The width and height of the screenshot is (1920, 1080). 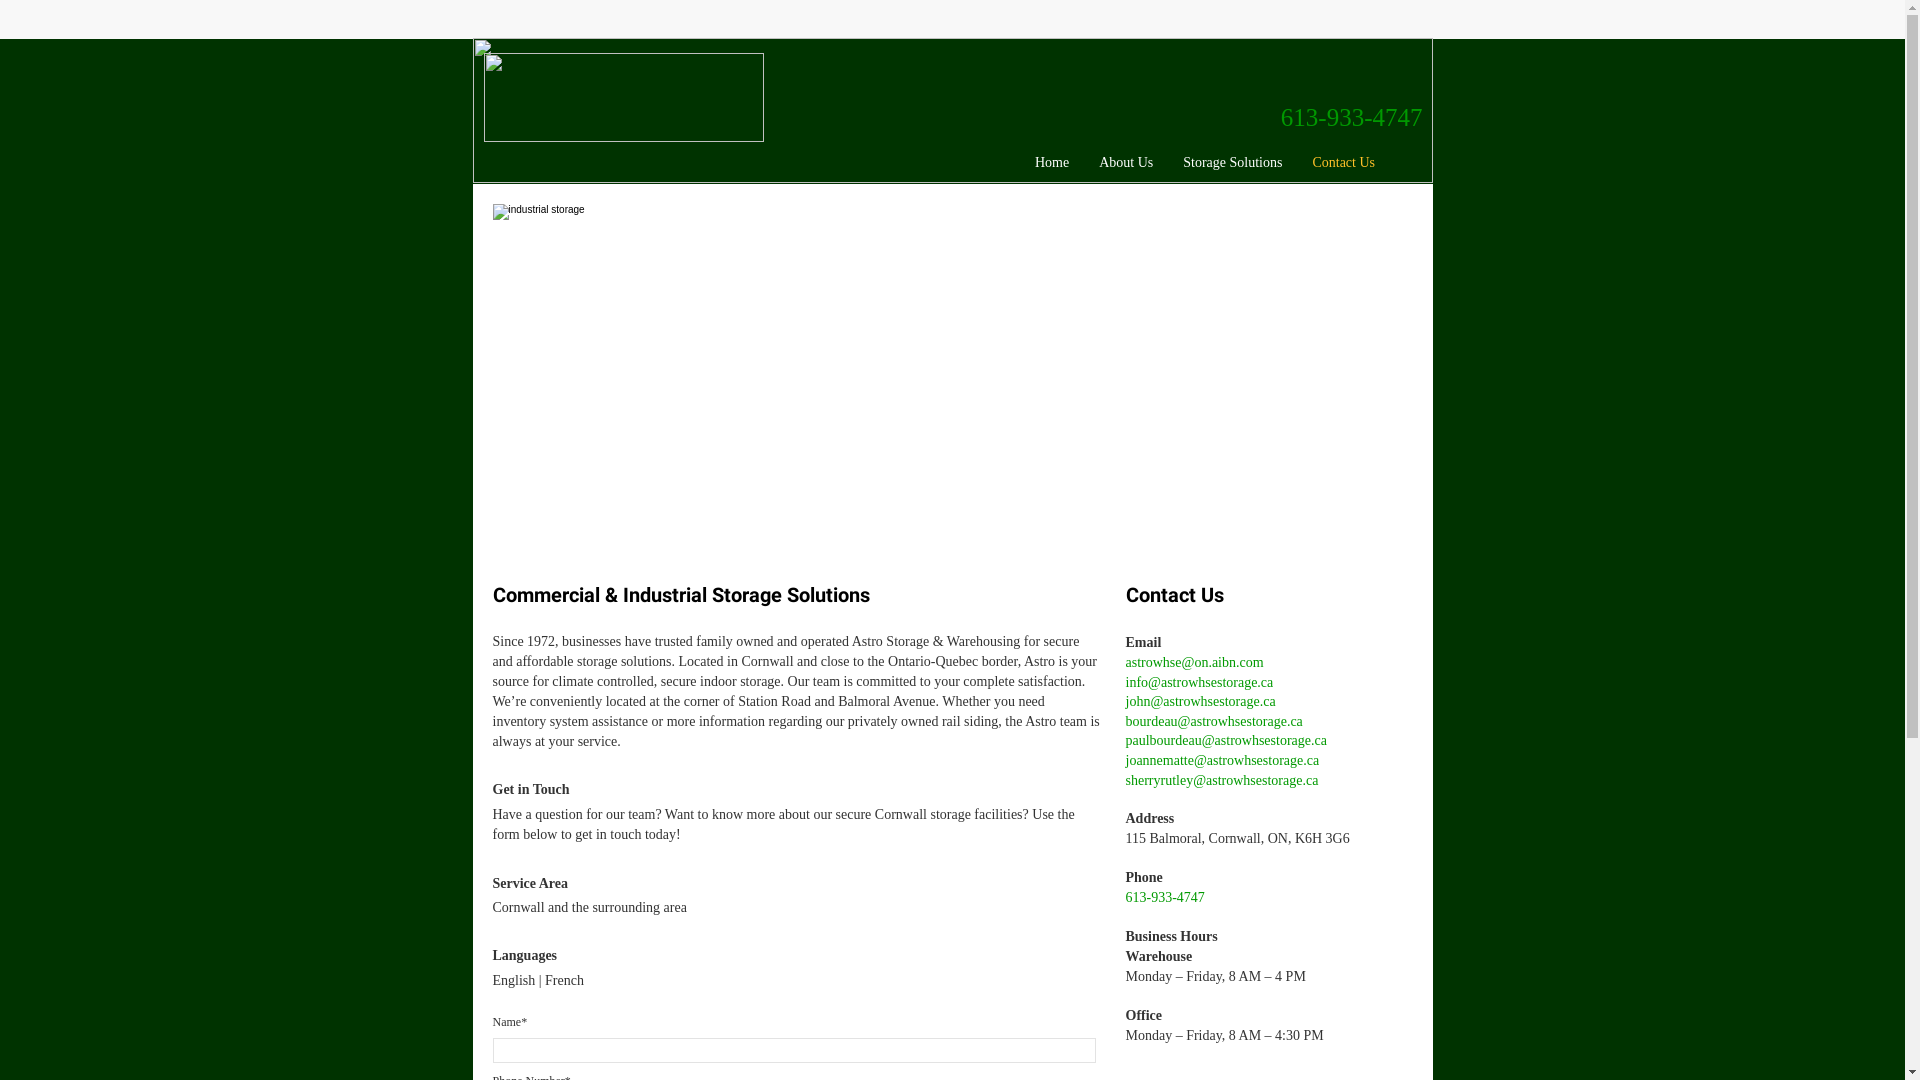 What do you see at coordinates (1348, 161) in the screenshot?
I see `'Contact Us'` at bounding box center [1348, 161].